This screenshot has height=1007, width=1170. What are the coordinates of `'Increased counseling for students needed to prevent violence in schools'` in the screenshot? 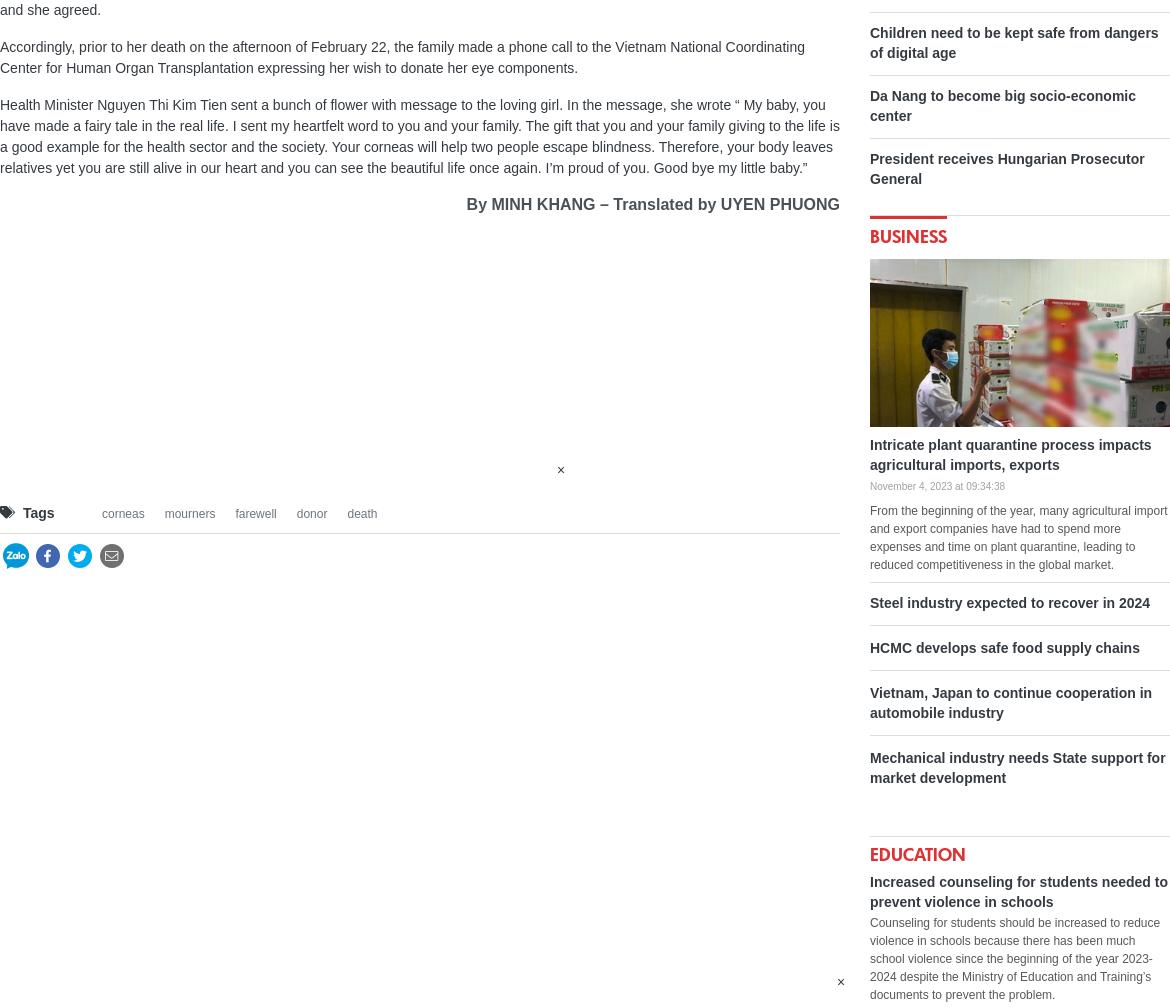 It's located at (1018, 891).